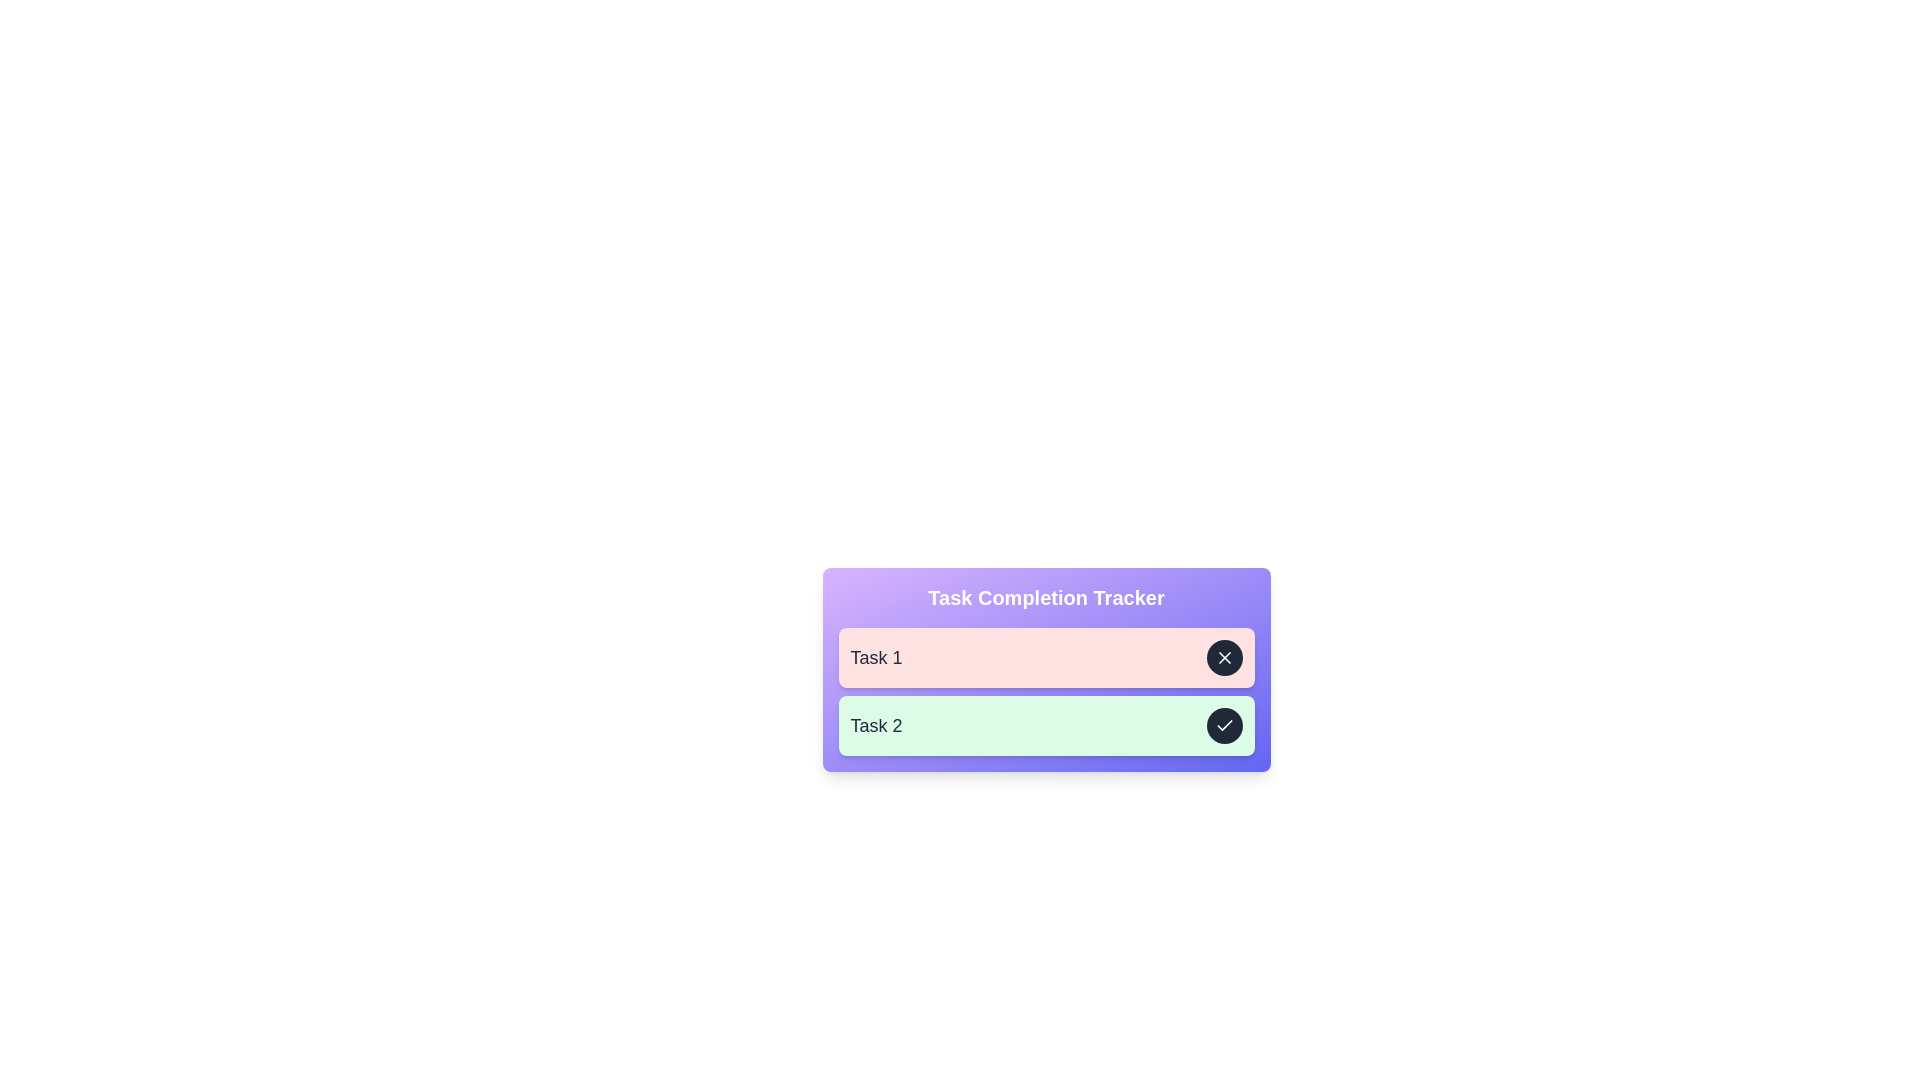 The image size is (1920, 1080). What do you see at coordinates (1223, 725) in the screenshot?
I see `the confirmation icon located at the far-right end of the second row in the 'Task Completion Tracker' interface` at bounding box center [1223, 725].